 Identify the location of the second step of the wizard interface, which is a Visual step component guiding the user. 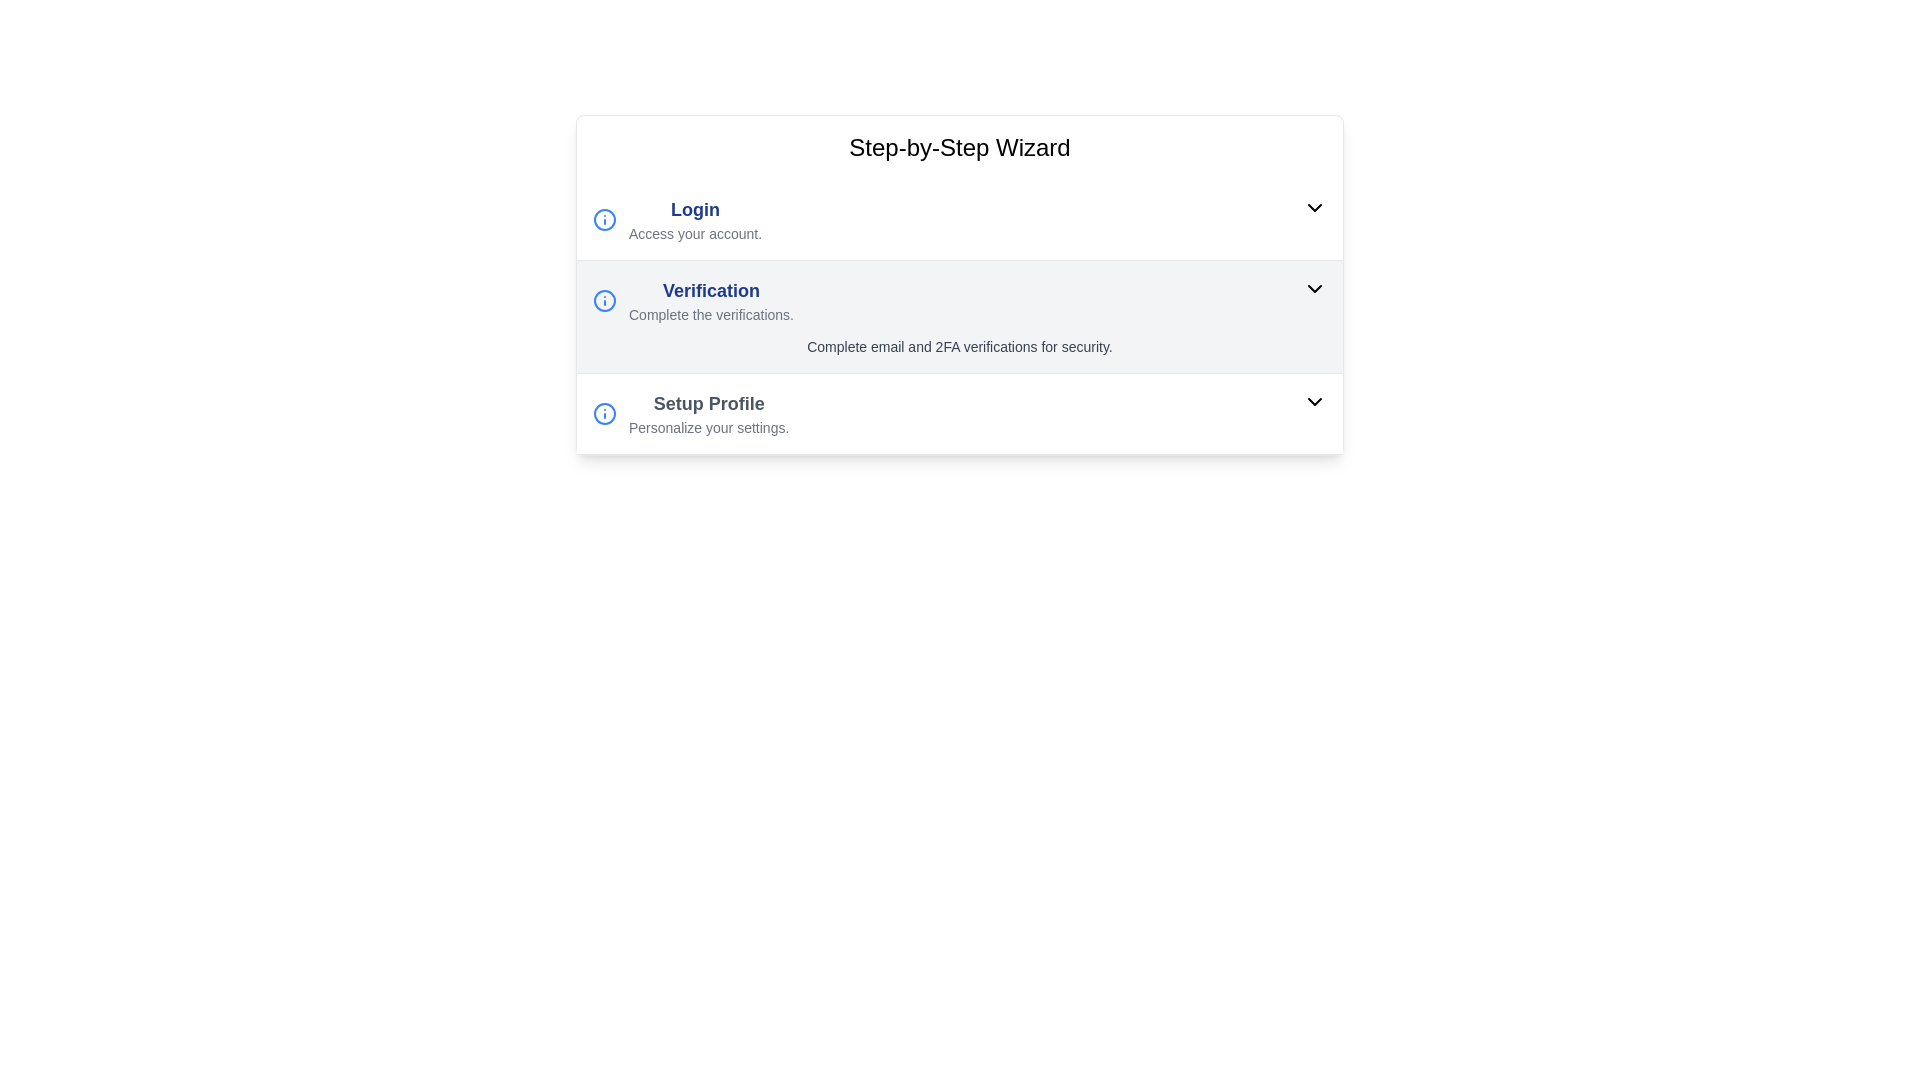
(960, 316).